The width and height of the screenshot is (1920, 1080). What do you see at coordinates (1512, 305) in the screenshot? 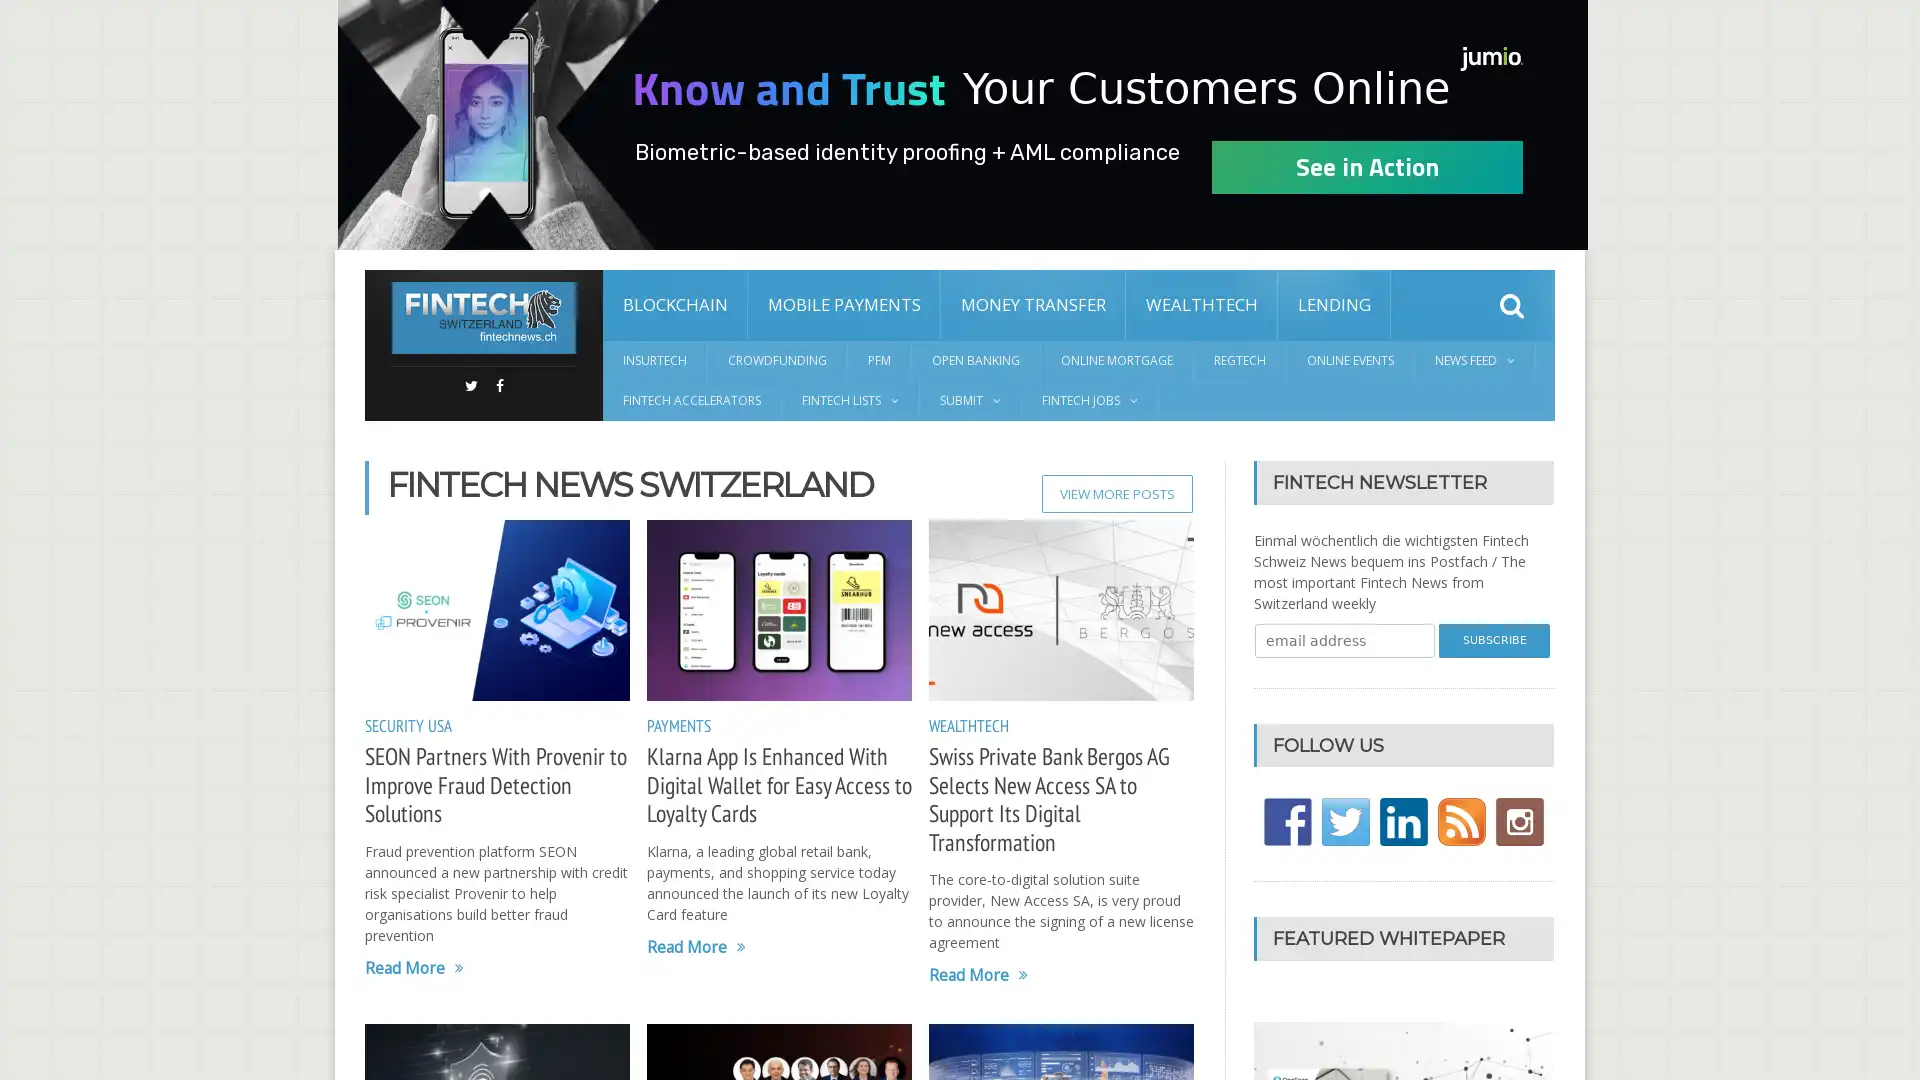
I see `Search` at bounding box center [1512, 305].